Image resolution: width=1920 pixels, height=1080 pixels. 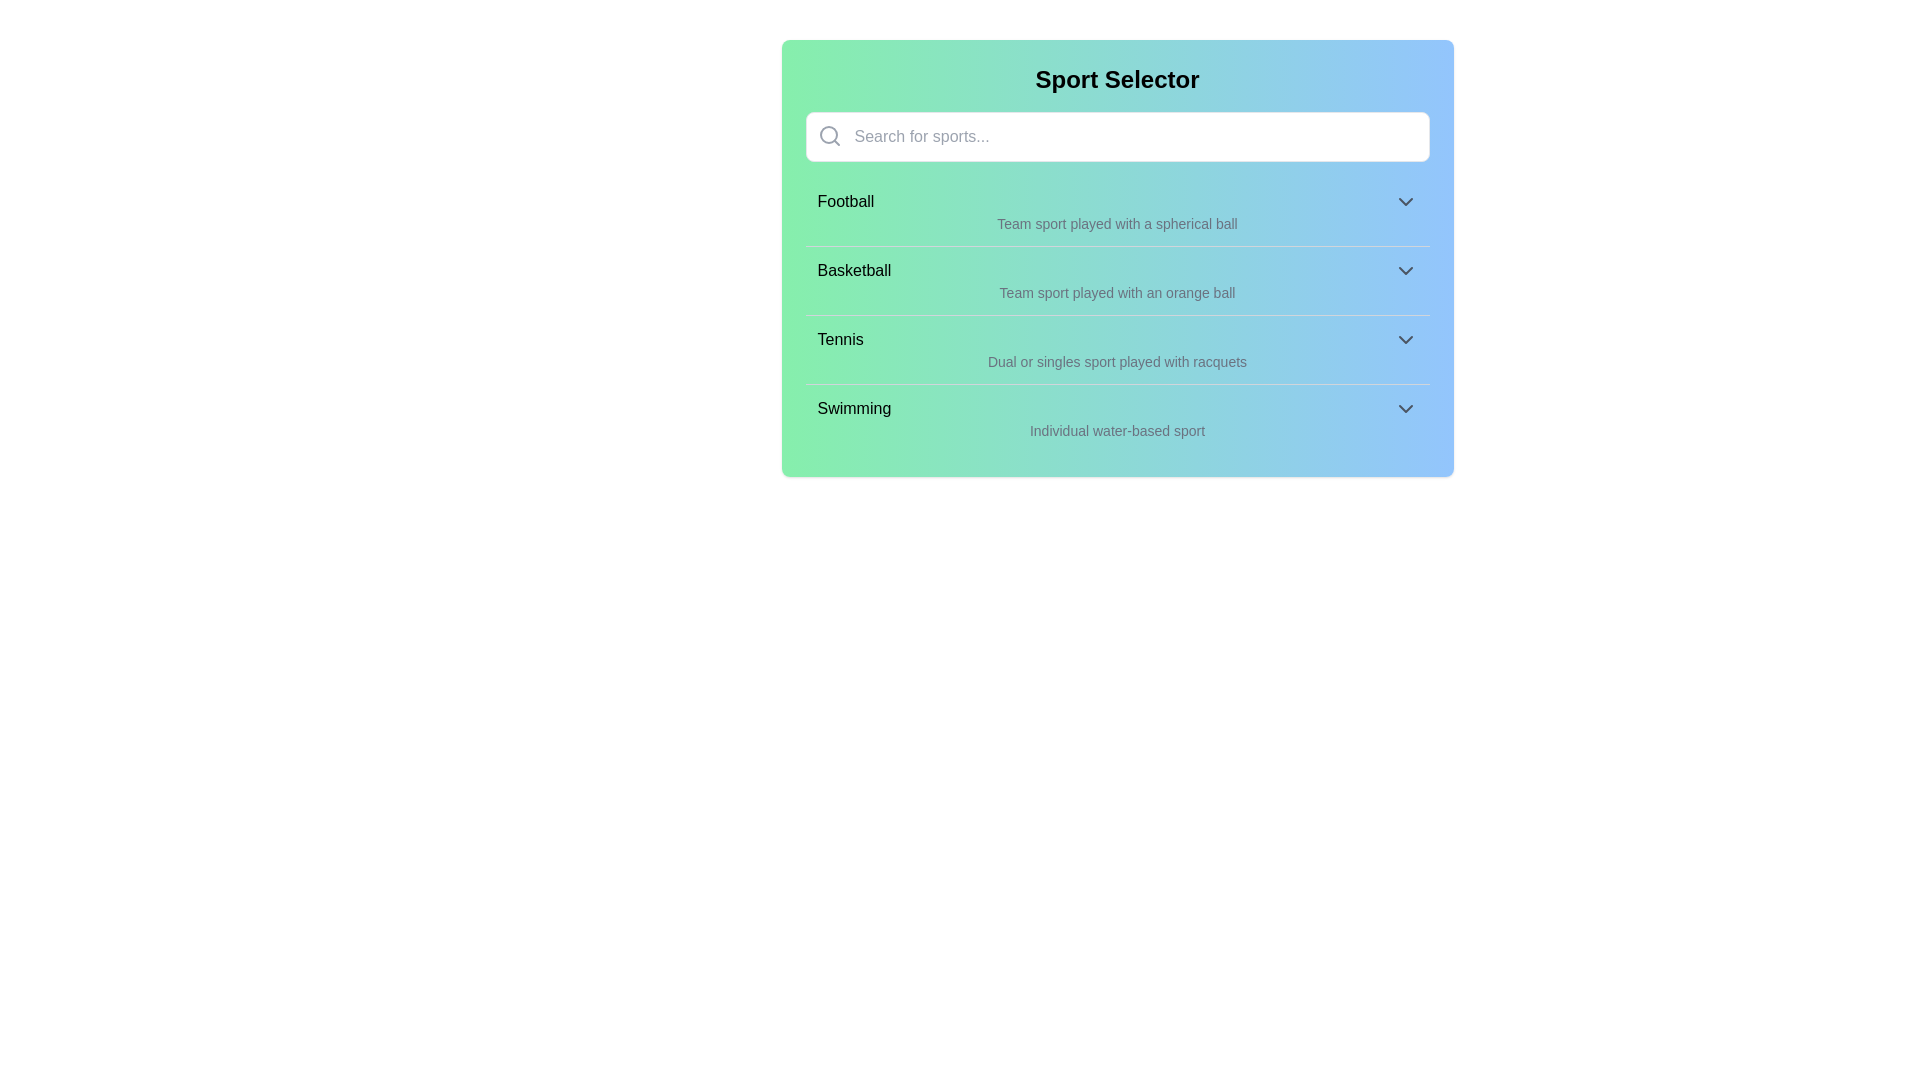 What do you see at coordinates (854, 270) in the screenshot?
I see `the Text Label indicating the user's selection for 'Basketball' within the sports selector interface` at bounding box center [854, 270].